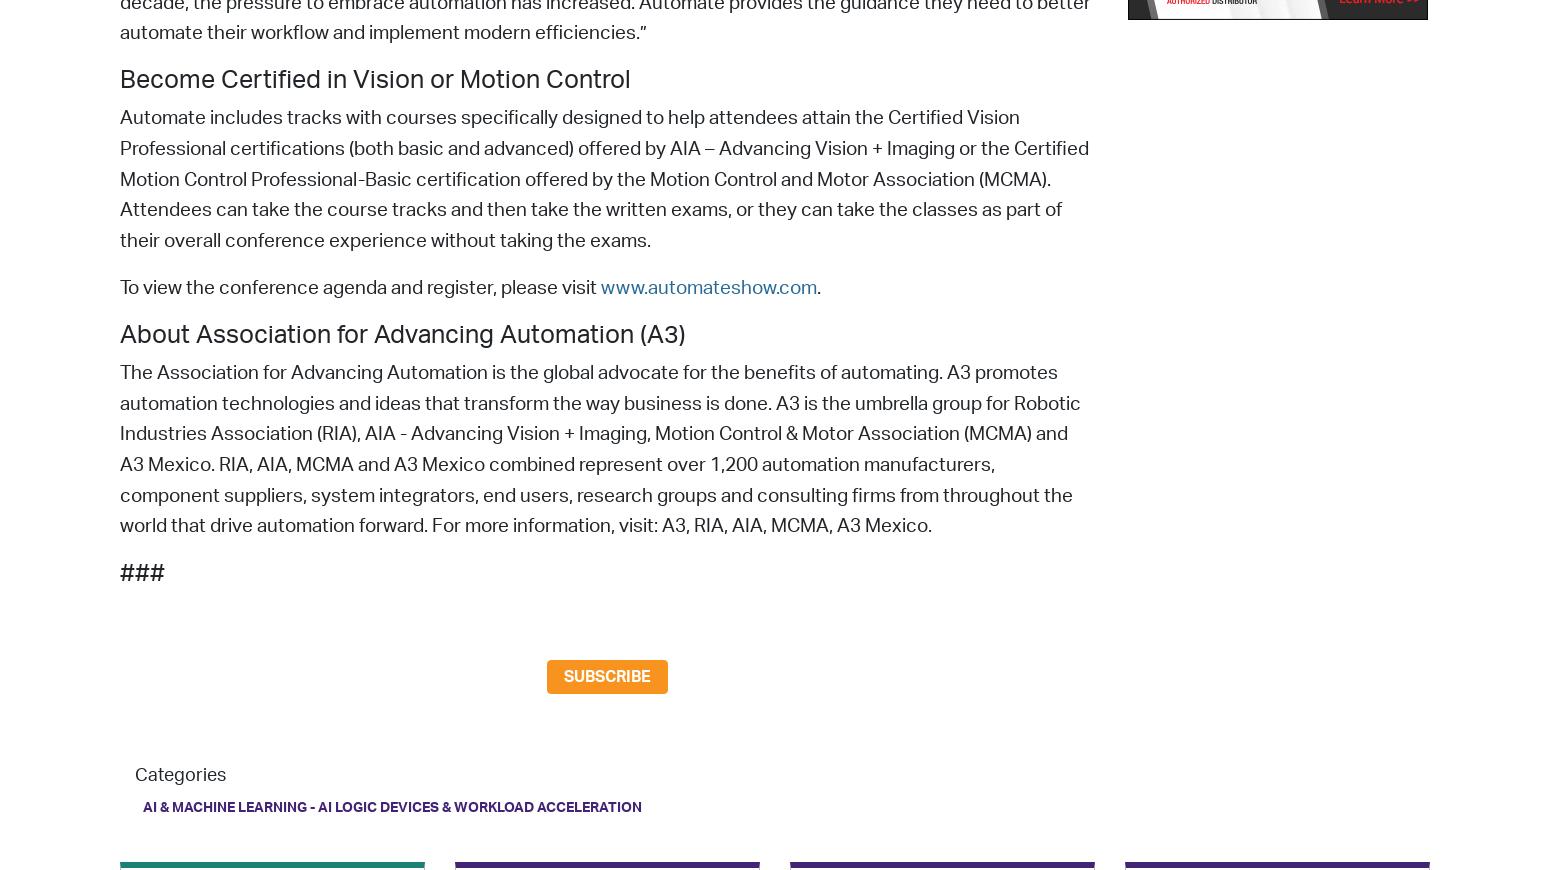 This screenshot has height=870, width=1550. I want to click on 'The Association for Advancing Automation is the global advocate for the benefits of automating. A3 promotes automation technologies and ideas that transform the way business is done. A3 is the umbrella group for Robotic Industries Association (RIA), AIA - Advancing Vision + Imaging, Motion Control & Motor Association (MCMA) and A3 Mexico. RIA, AIA, MCMA and A3 Mexico combined represent over 1,200 automation manufacturers, component suppliers, system integrators, end users, research groups and consulting firms from throughout the world that drive automation forward. For more information, visit: A3, RIA, AIA, MCMA, A3 Mexico.', so click(600, 448).